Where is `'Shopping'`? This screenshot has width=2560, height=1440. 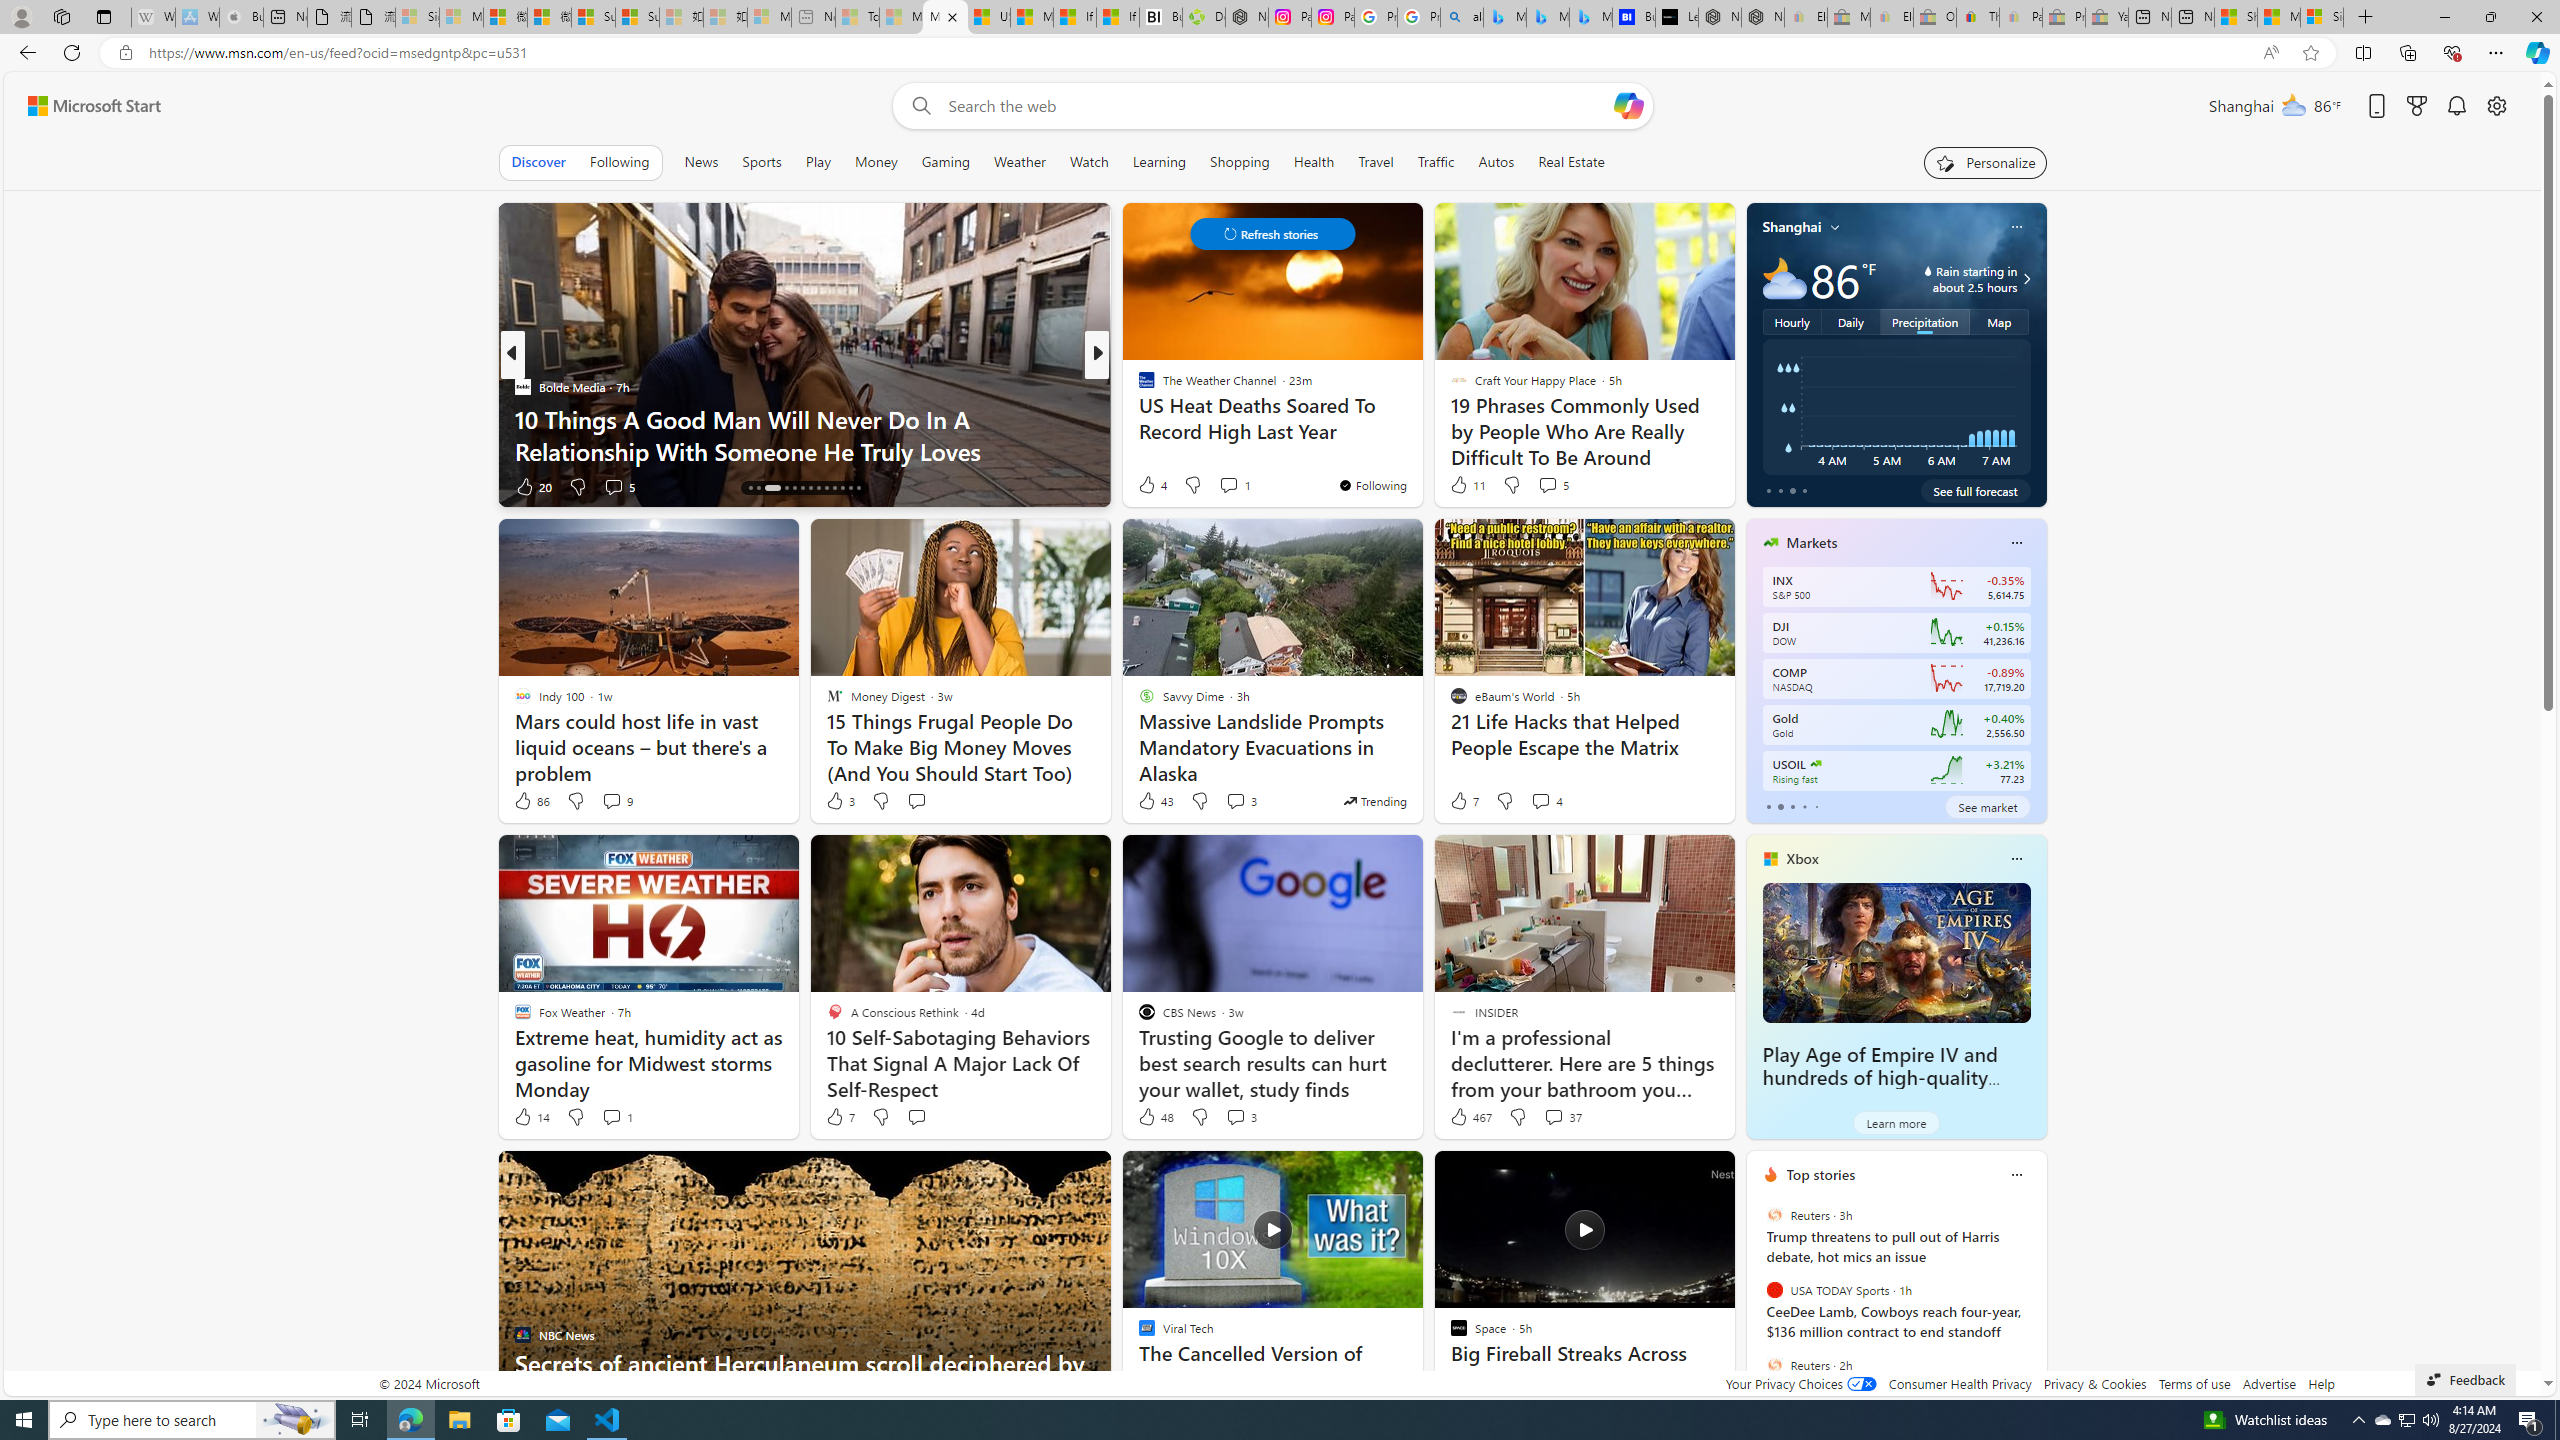 'Shopping' is located at coordinates (1239, 161).